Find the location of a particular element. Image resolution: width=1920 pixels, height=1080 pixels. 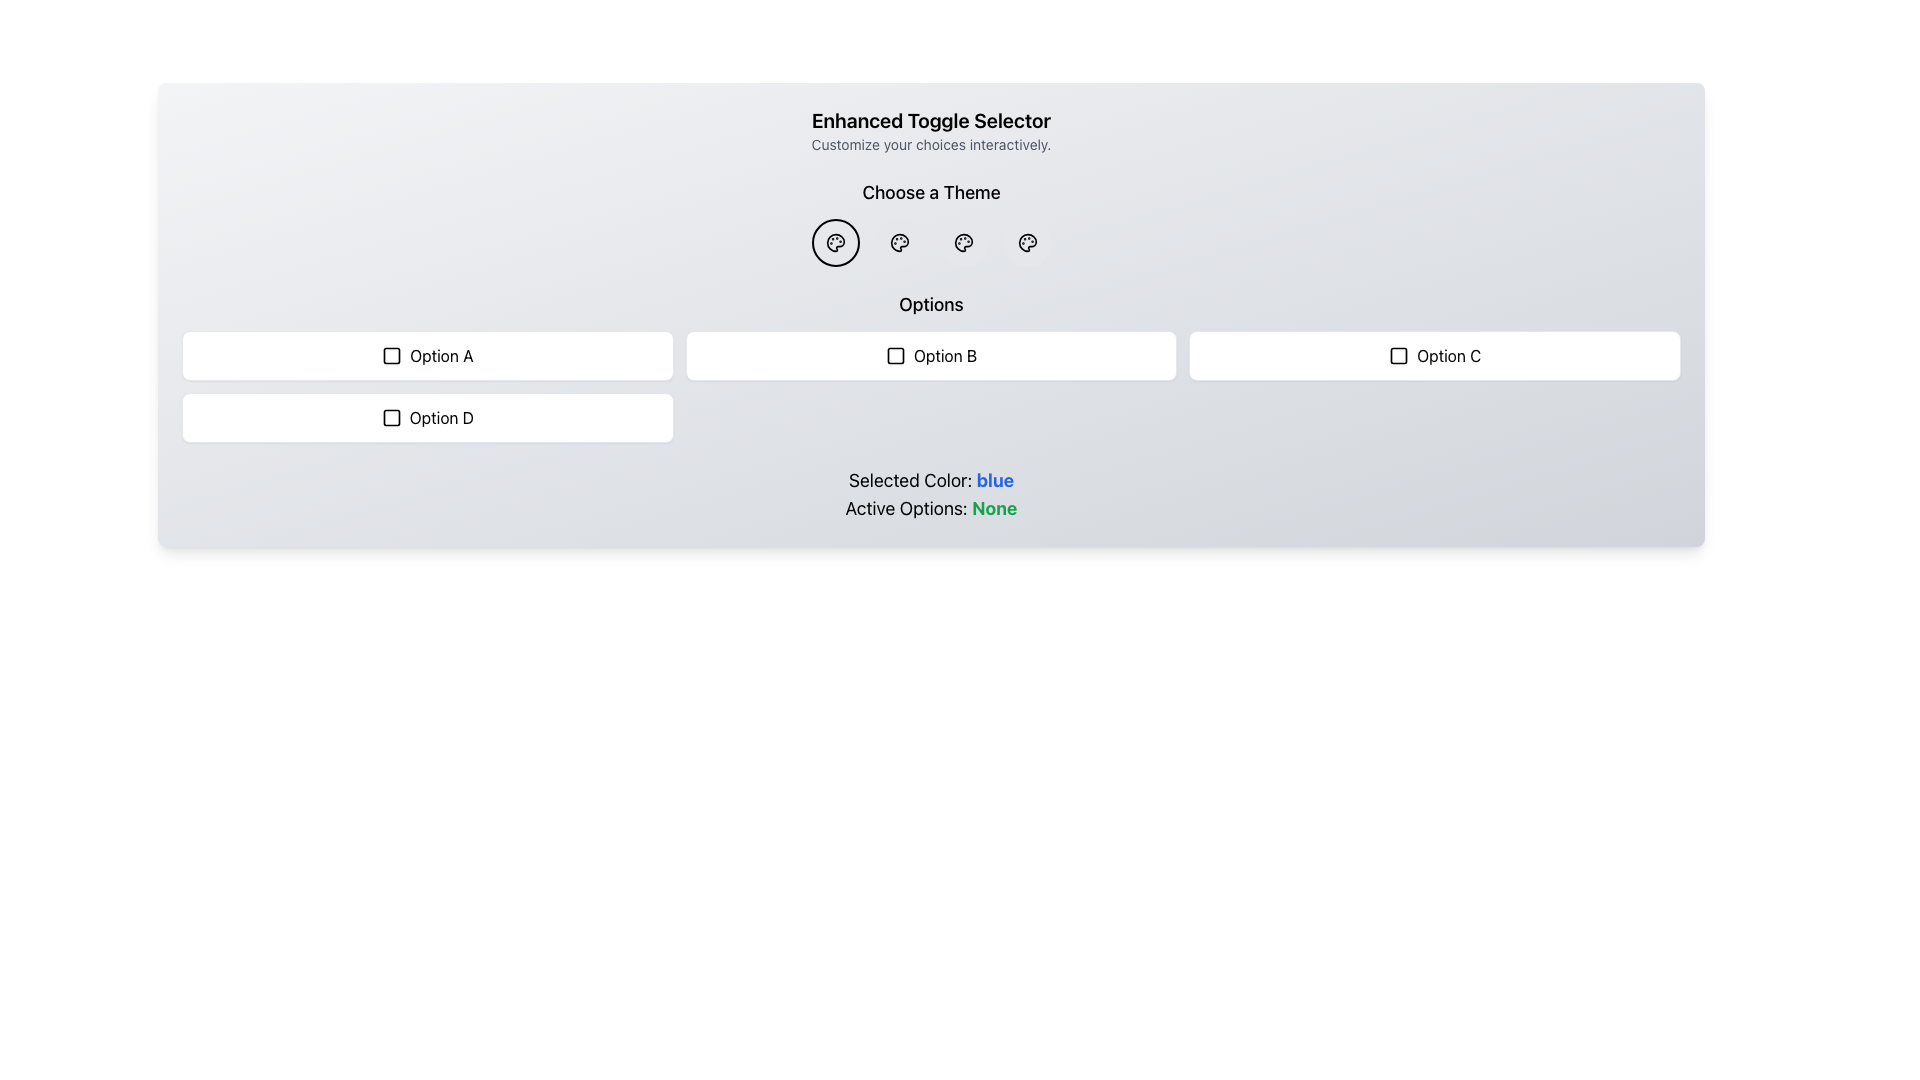

the leftmost circular theme icon located under the 'Choose a Theme' heading is located at coordinates (835, 242).